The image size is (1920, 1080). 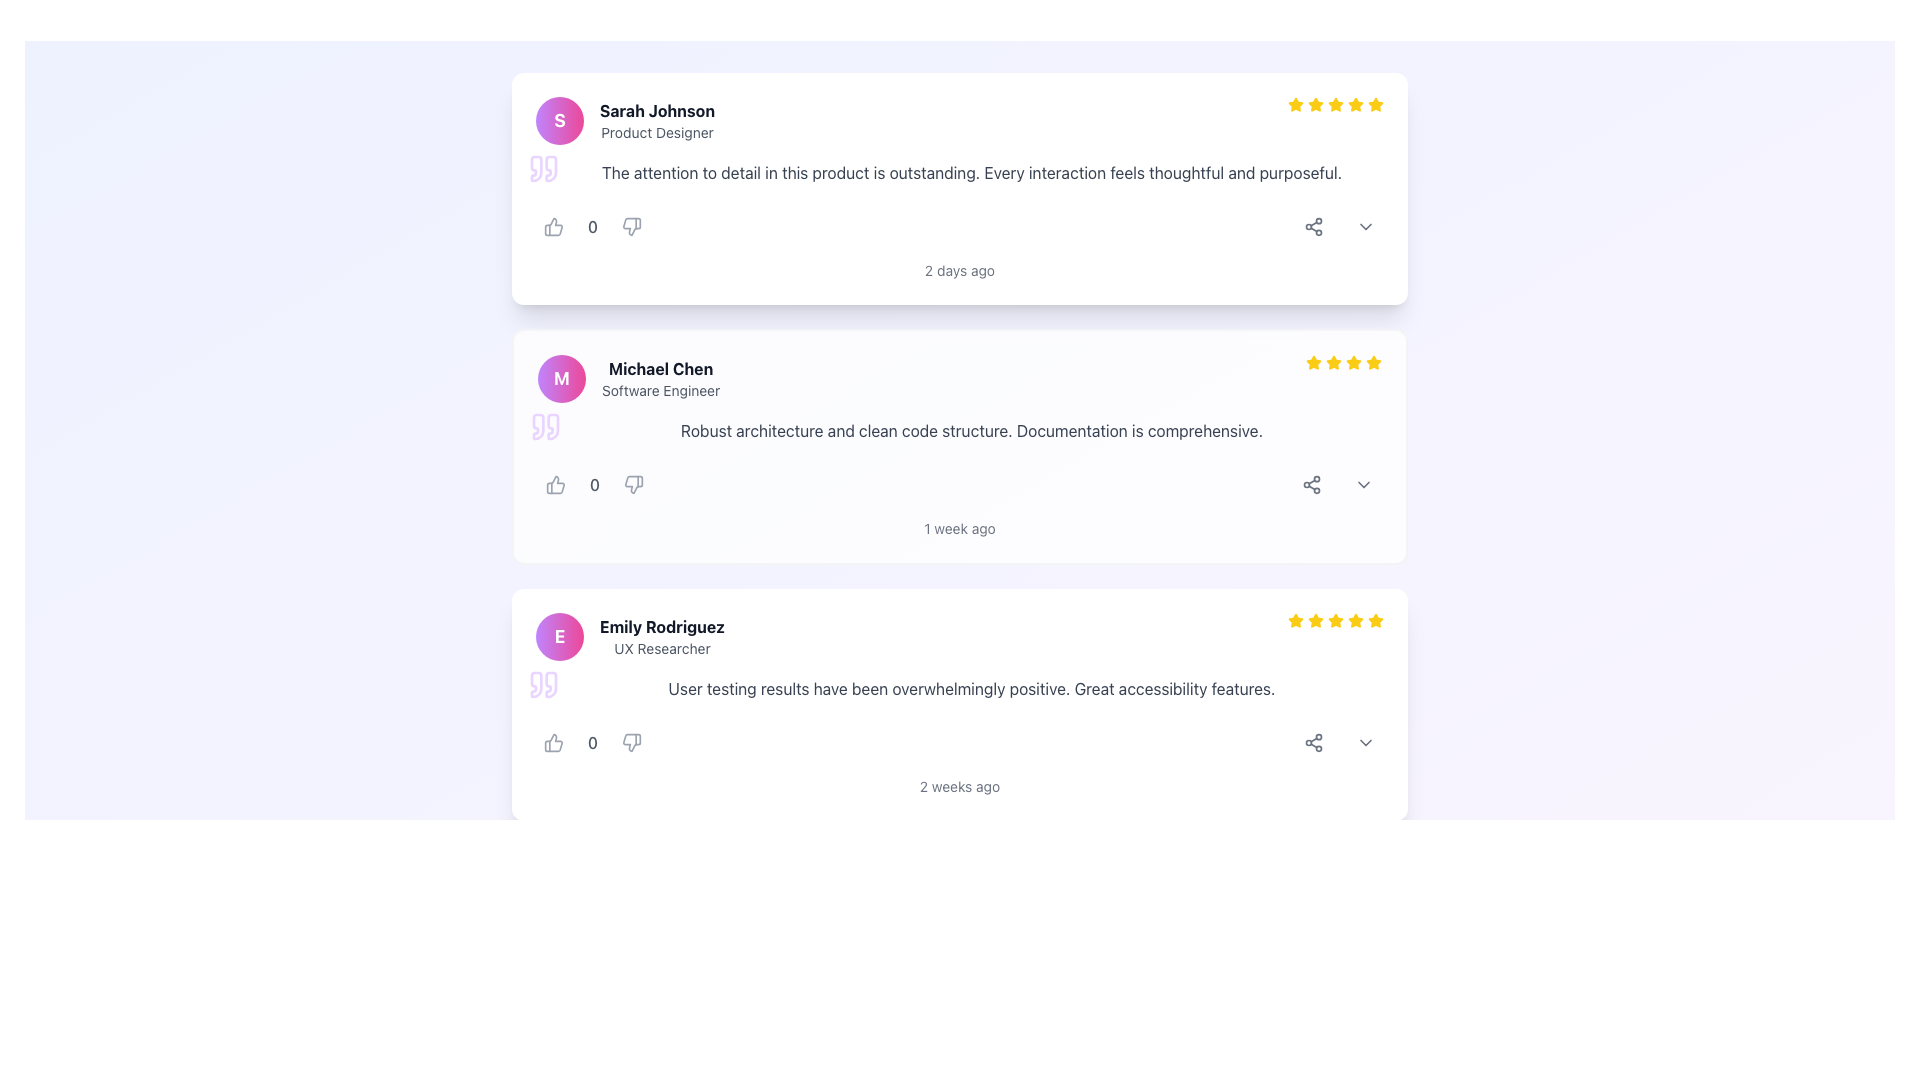 What do you see at coordinates (1356, 620) in the screenshot?
I see `the fifth star icon representing the rating value in the user-generated review card located at the top right corner` at bounding box center [1356, 620].